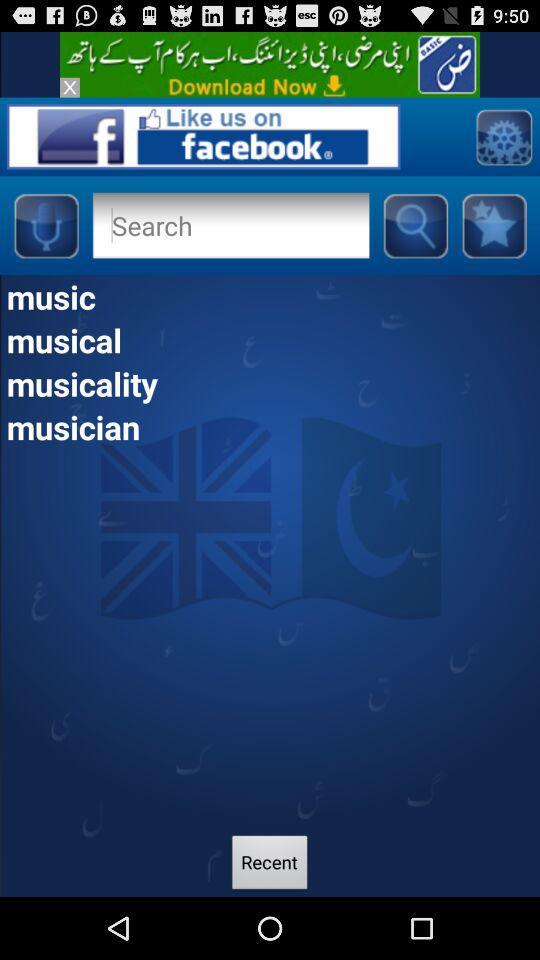 The image size is (540, 960). I want to click on recent button, so click(270, 864).